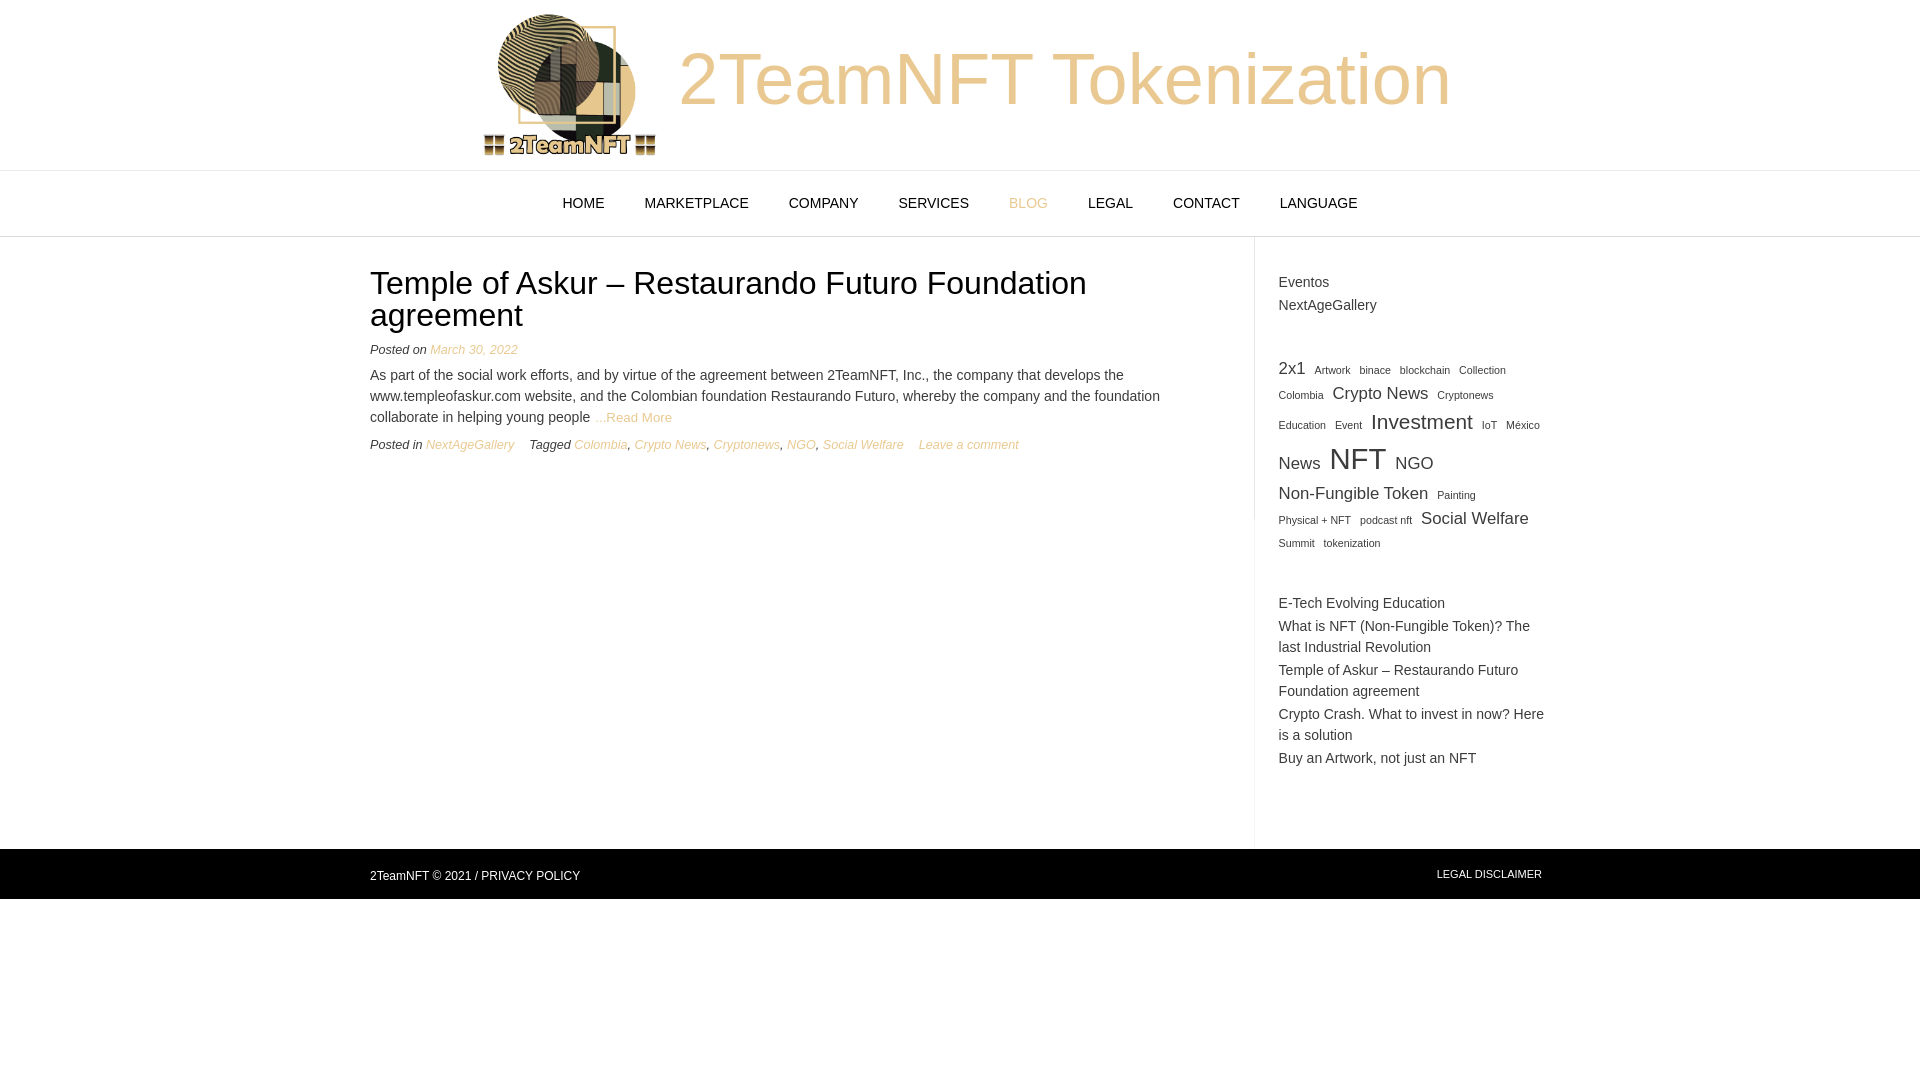 The height and width of the screenshot is (1080, 1920). I want to click on 'tokenization', so click(1352, 543).